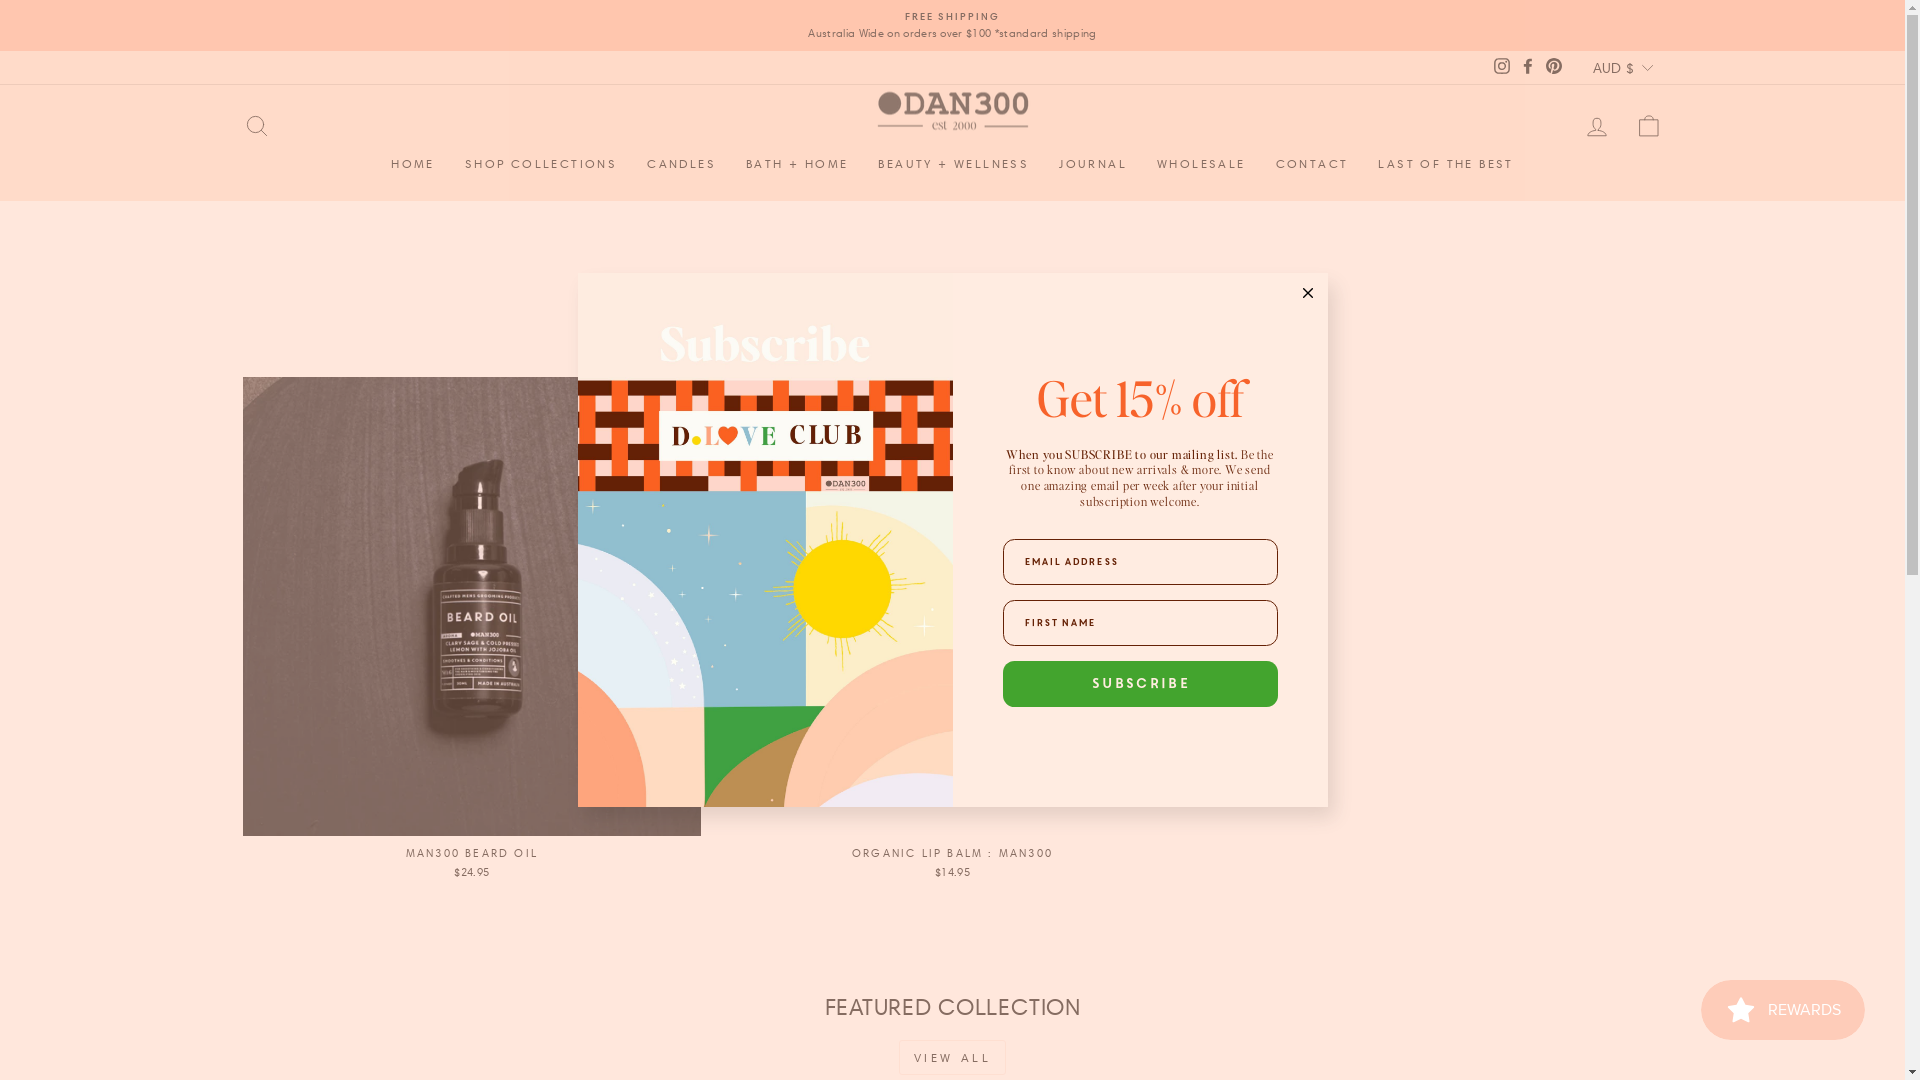 The image size is (1920, 1080). What do you see at coordinates (1595, 126) in the screenshot?
I see `'LOG IN'` at bounding box center [1595, 126].